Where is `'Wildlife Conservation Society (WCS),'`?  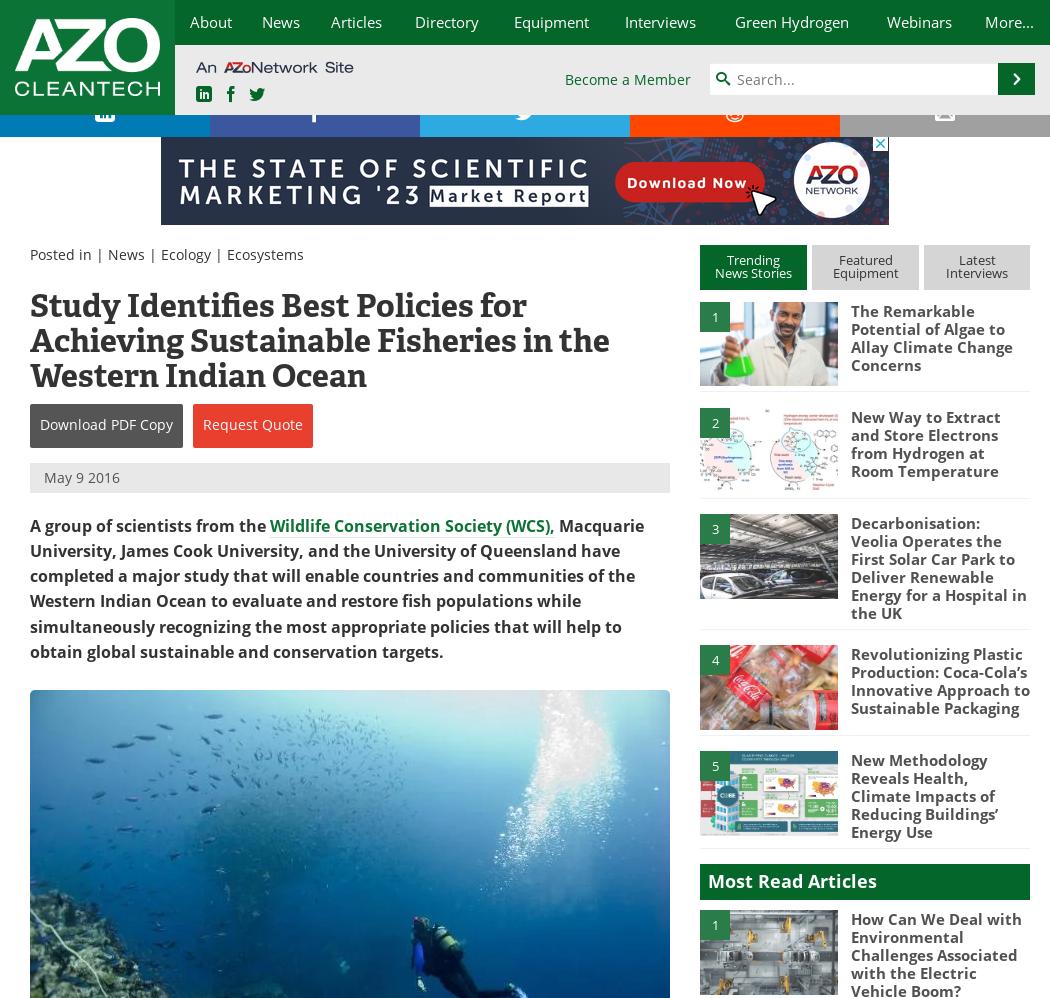
'Wildlife Conservation Society (WCS),' is located at coordinates (268, 525).